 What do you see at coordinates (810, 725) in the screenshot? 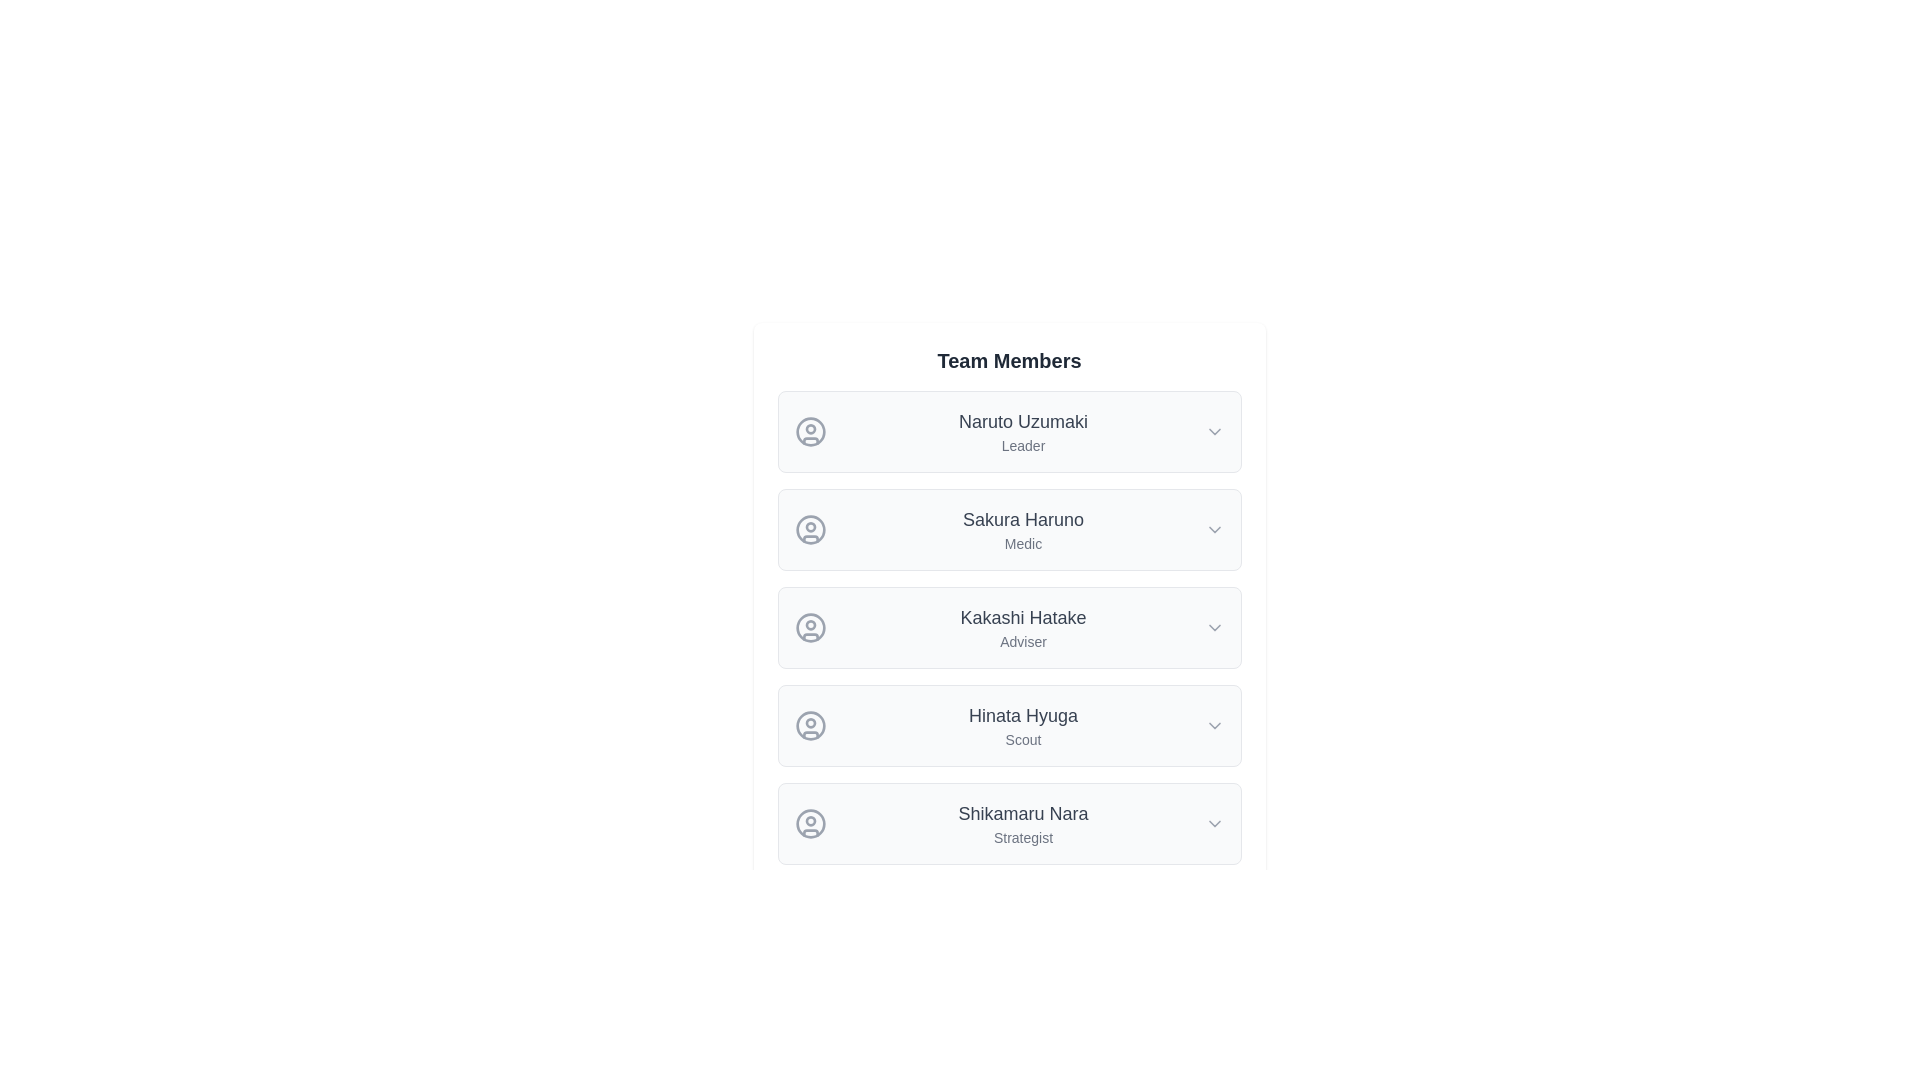
I see `the circular user icon with a gray outline located to the left of the text 'Hinata Hyuga' in the user card labeled 'Scout'` at bounding box center [810, 725].